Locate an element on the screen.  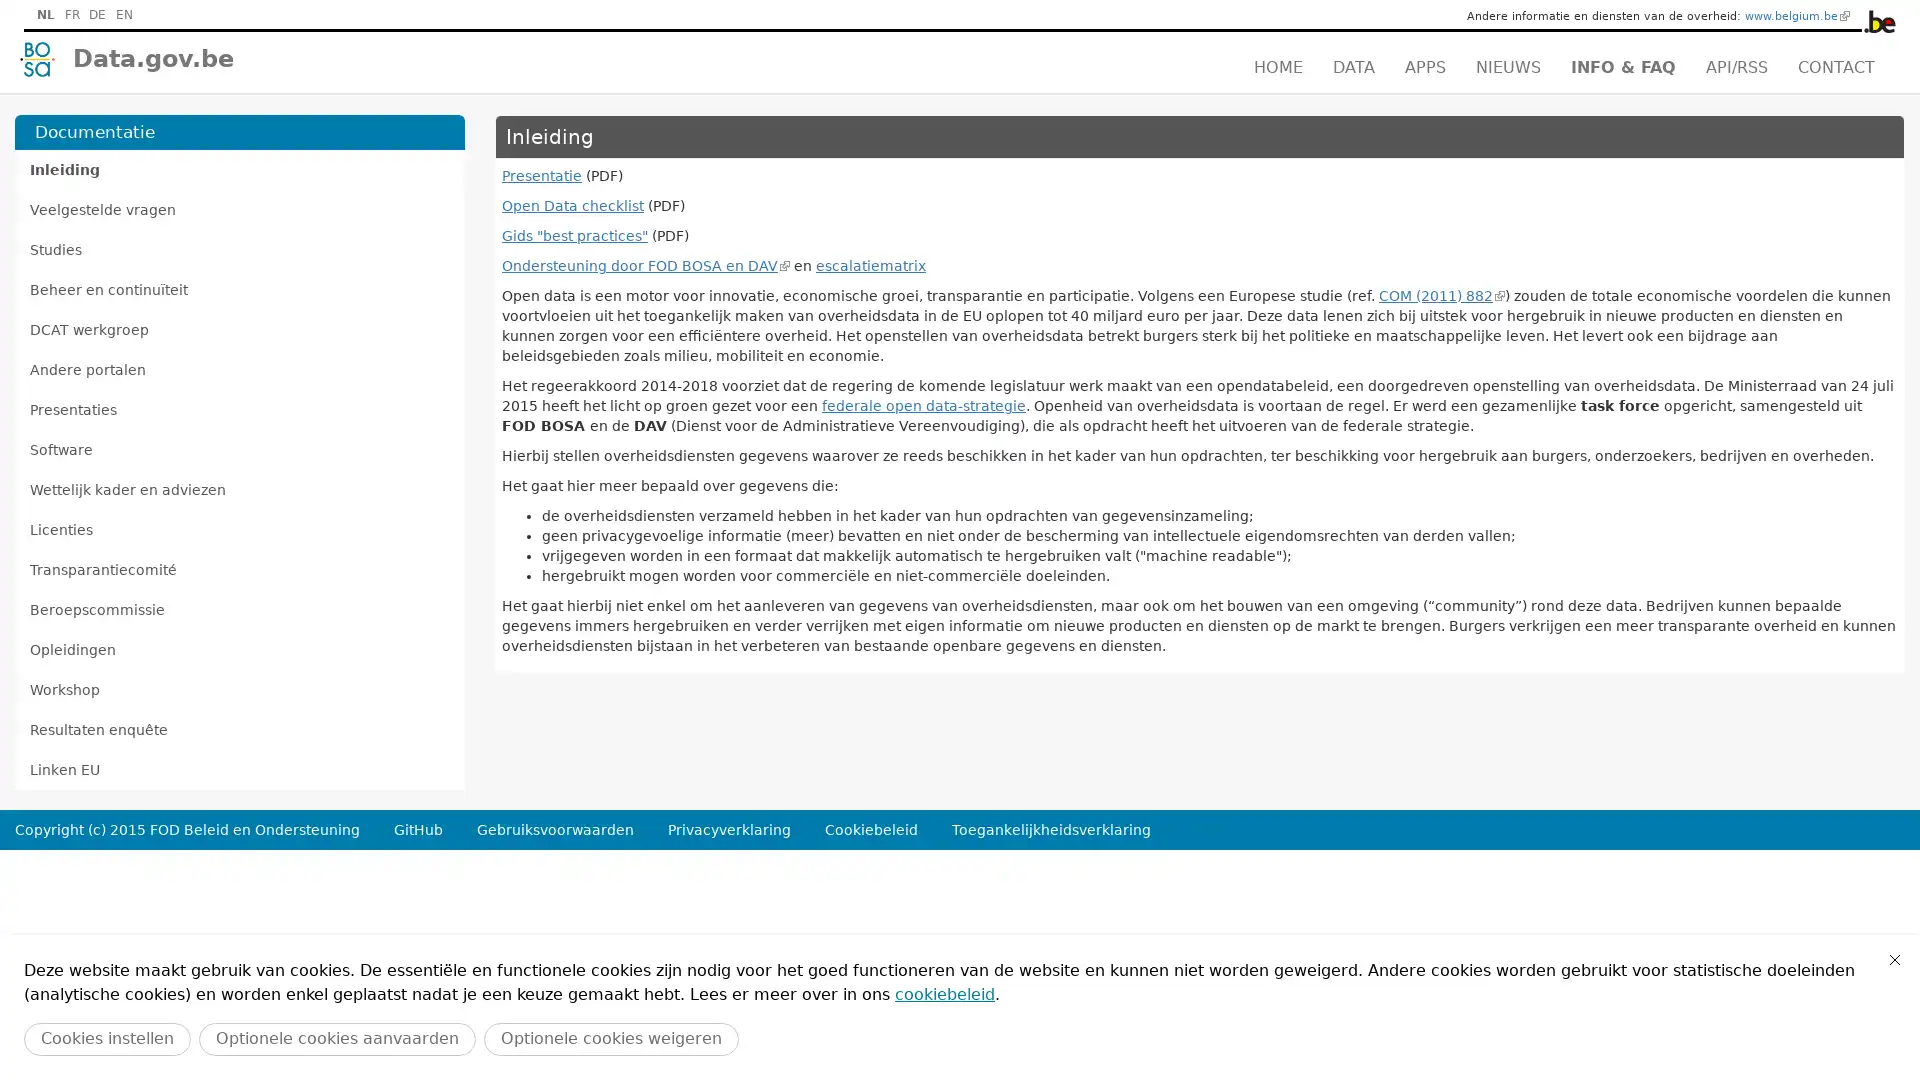
Cookies instellen is located at coordinates (106, 1038).